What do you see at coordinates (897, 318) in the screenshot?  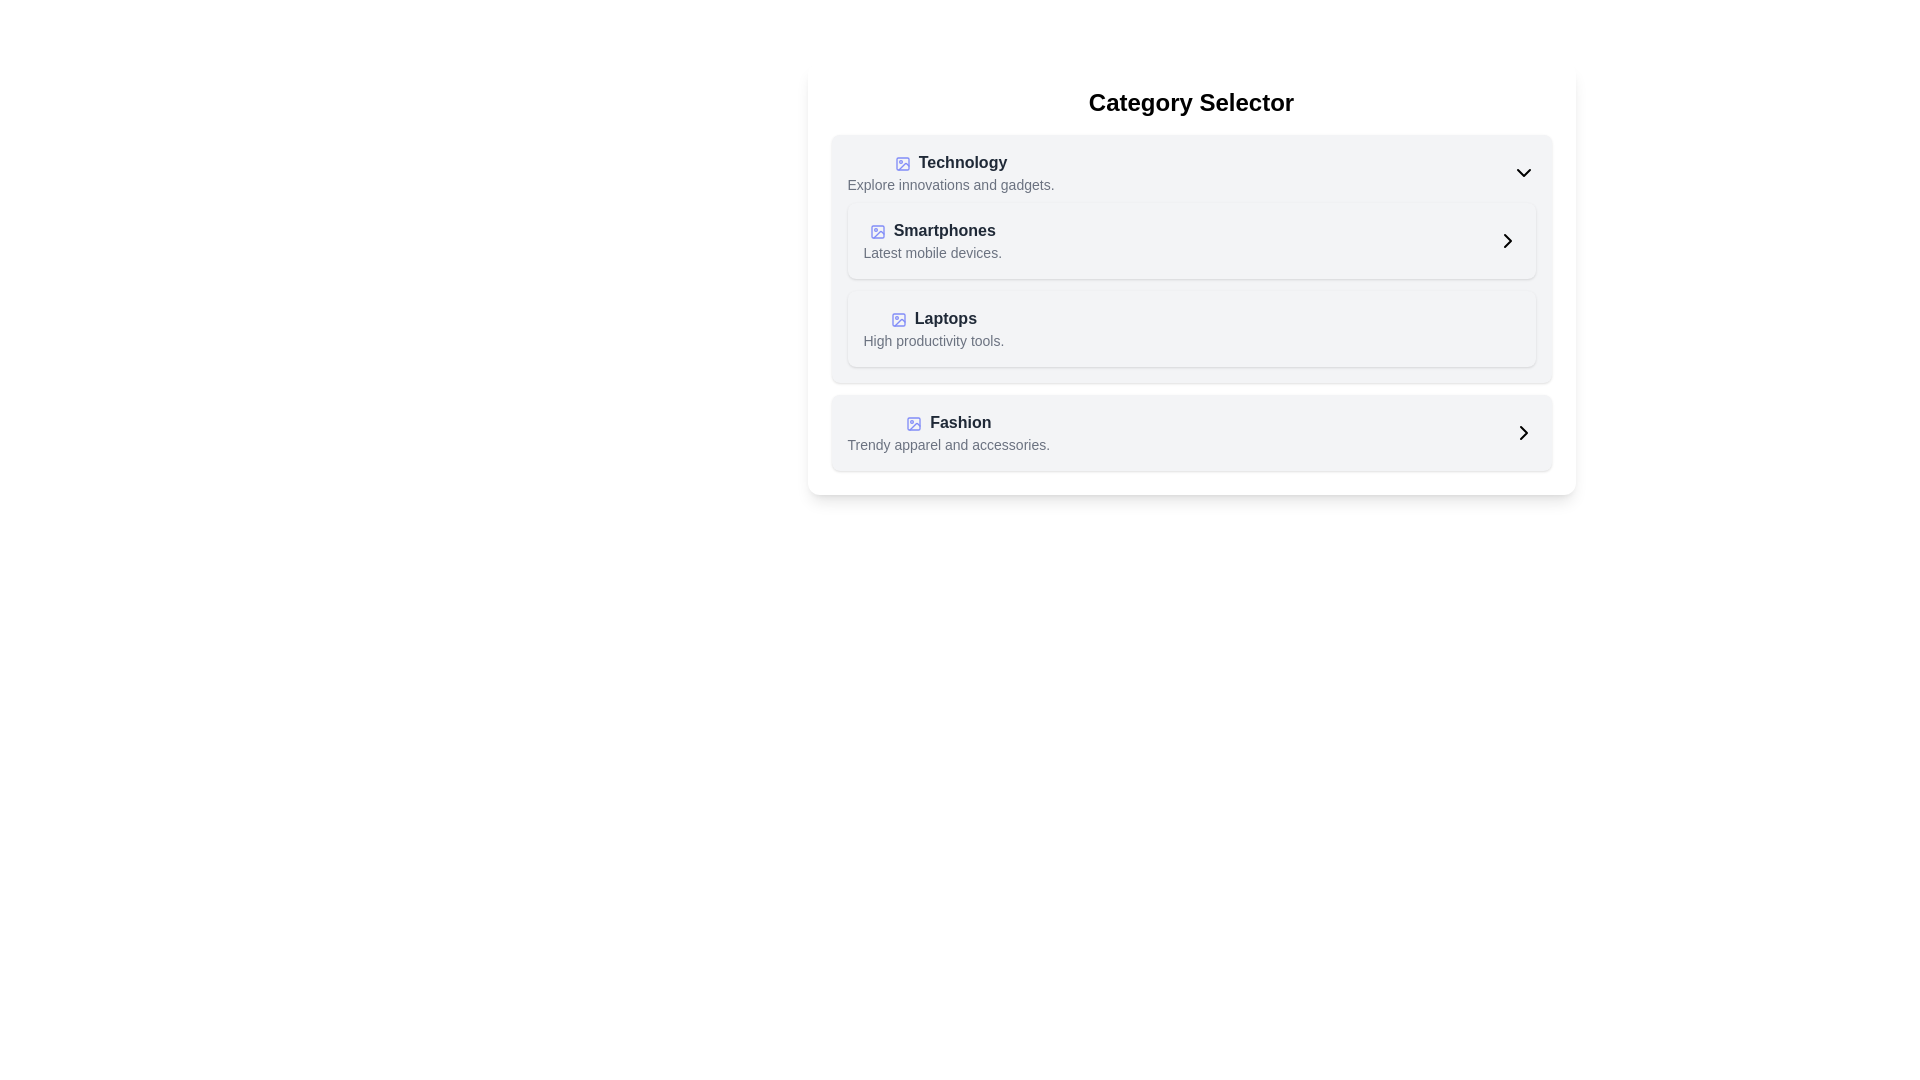 I see `the Vector icon representing the 'Laptops' category located to the left of the text label in the third row of the category list` at bounding box center [897, 318].